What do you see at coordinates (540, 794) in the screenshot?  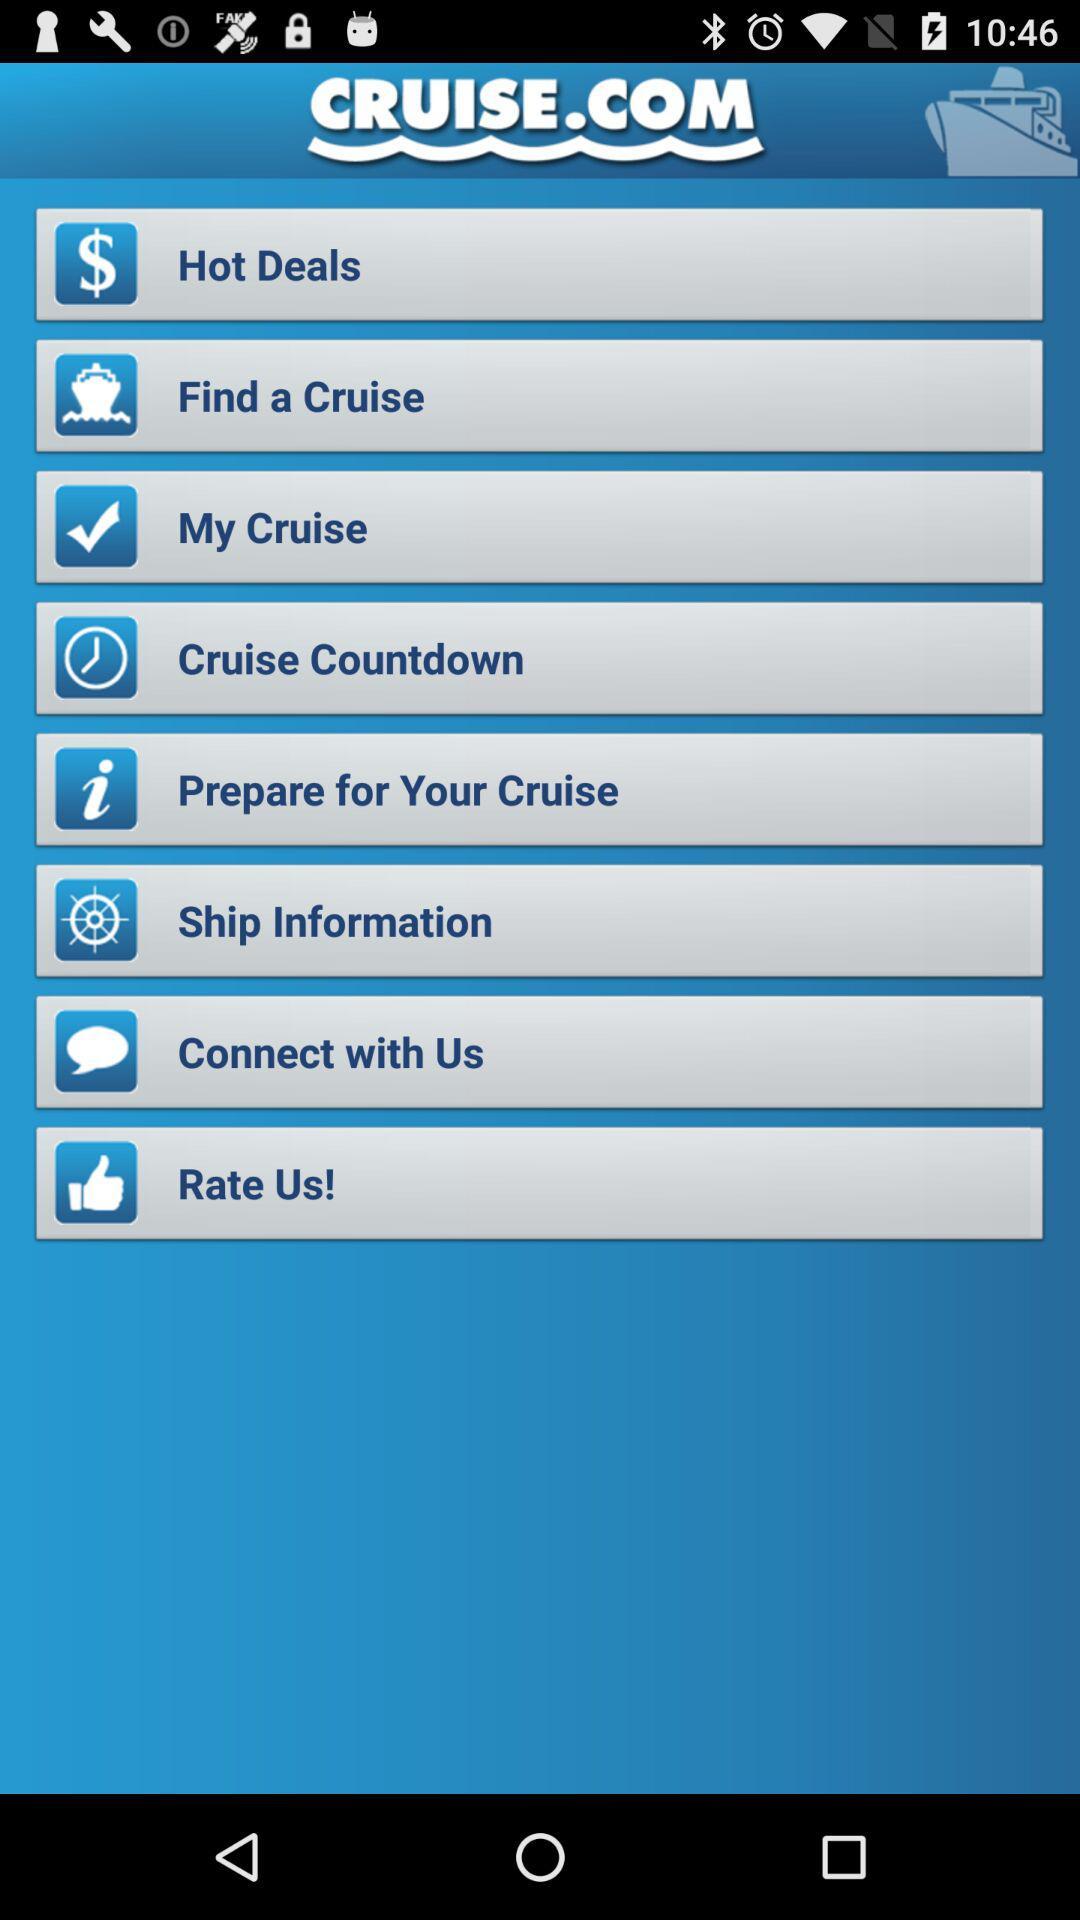 I see `the item below cruise countdown` at bounding box center [540, 794].